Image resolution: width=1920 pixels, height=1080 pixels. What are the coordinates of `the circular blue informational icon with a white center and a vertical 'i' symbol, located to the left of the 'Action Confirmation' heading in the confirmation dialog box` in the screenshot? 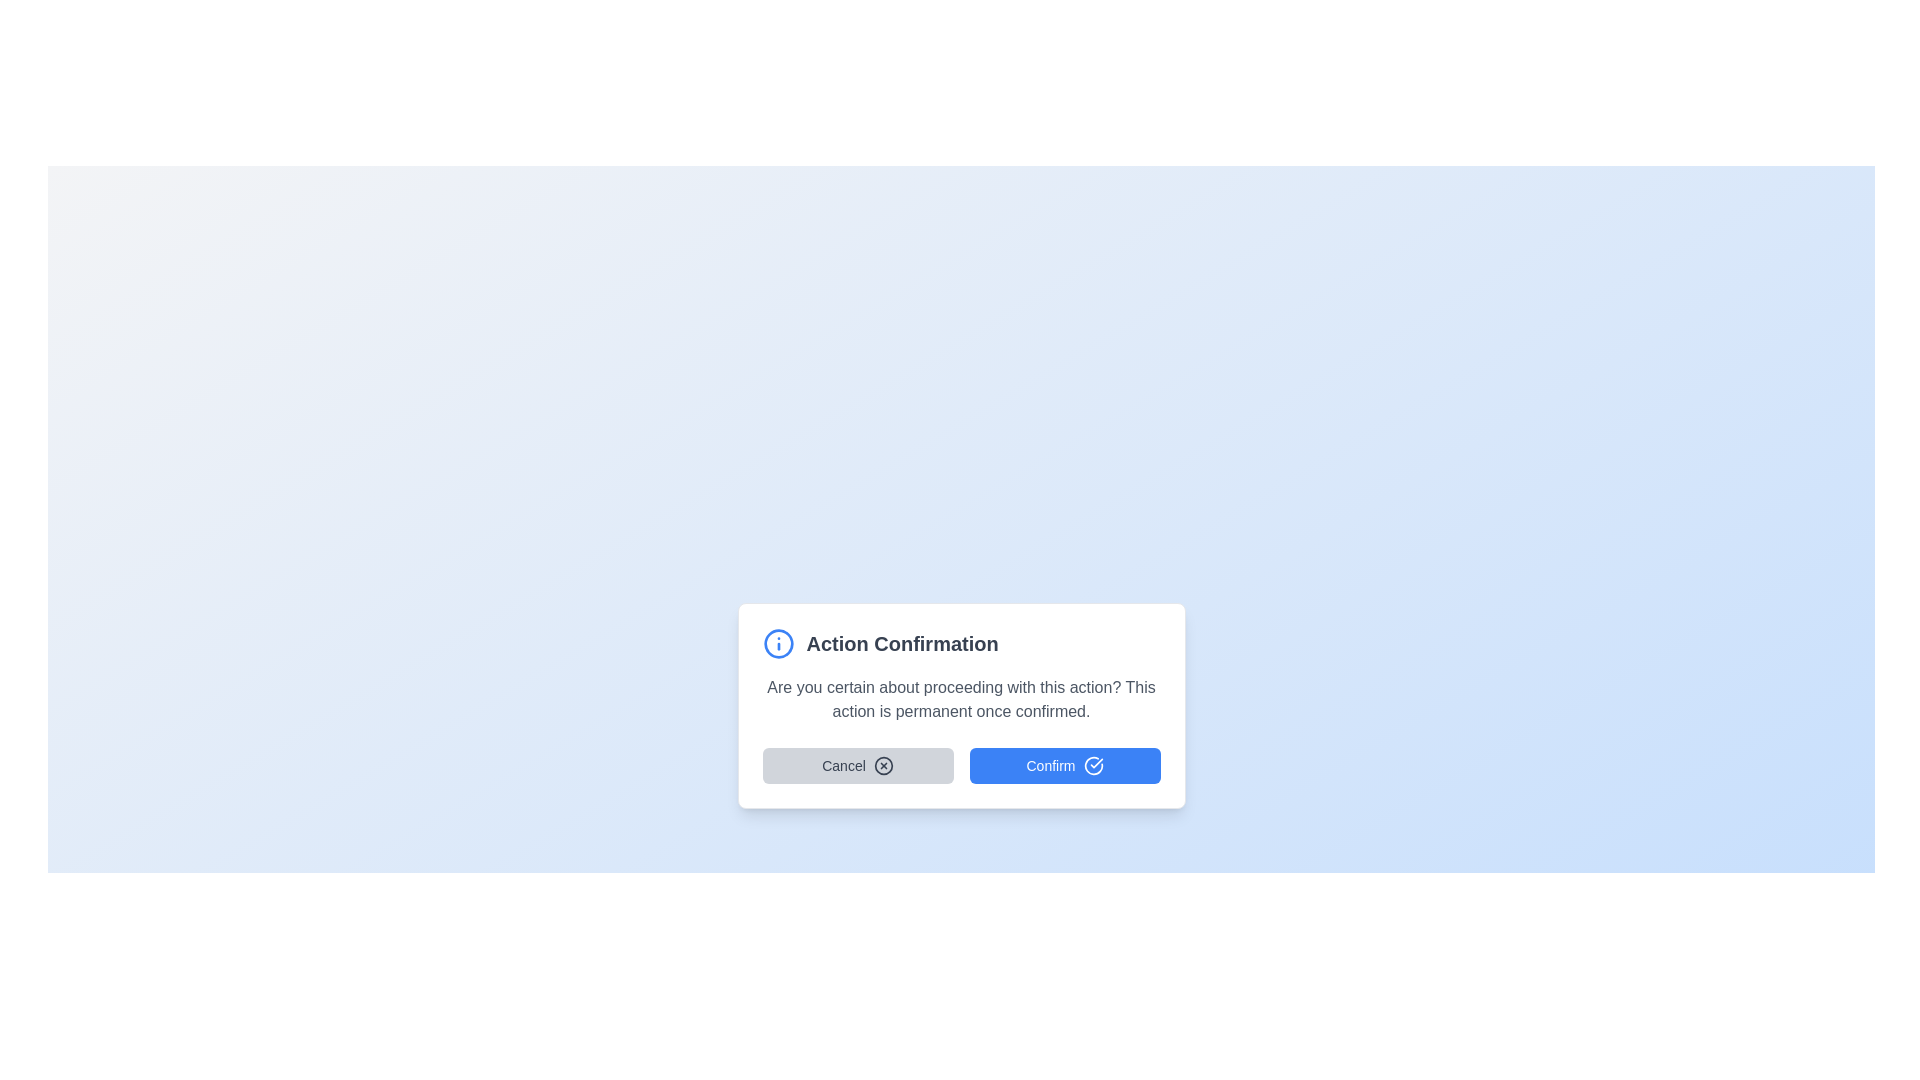 It's located at (777, 644).